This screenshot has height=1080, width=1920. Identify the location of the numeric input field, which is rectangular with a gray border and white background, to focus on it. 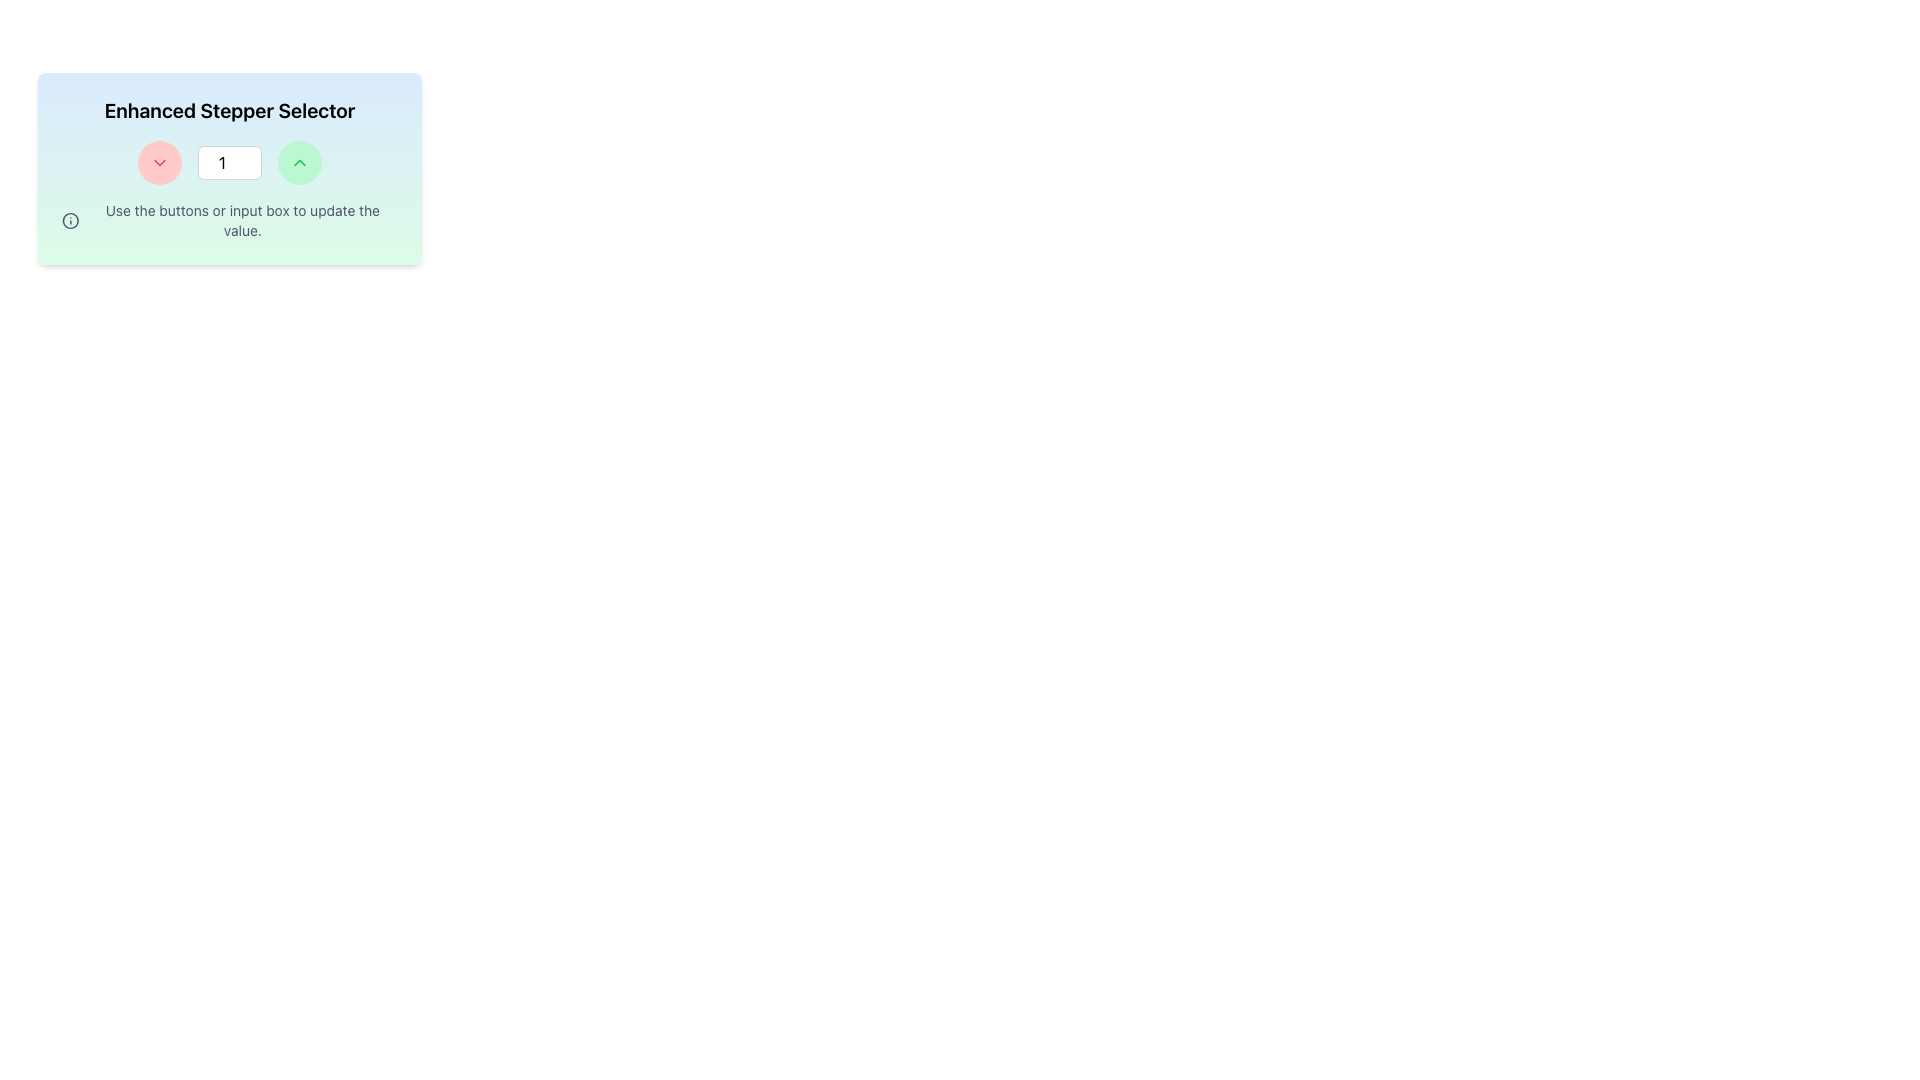
(230, 161).